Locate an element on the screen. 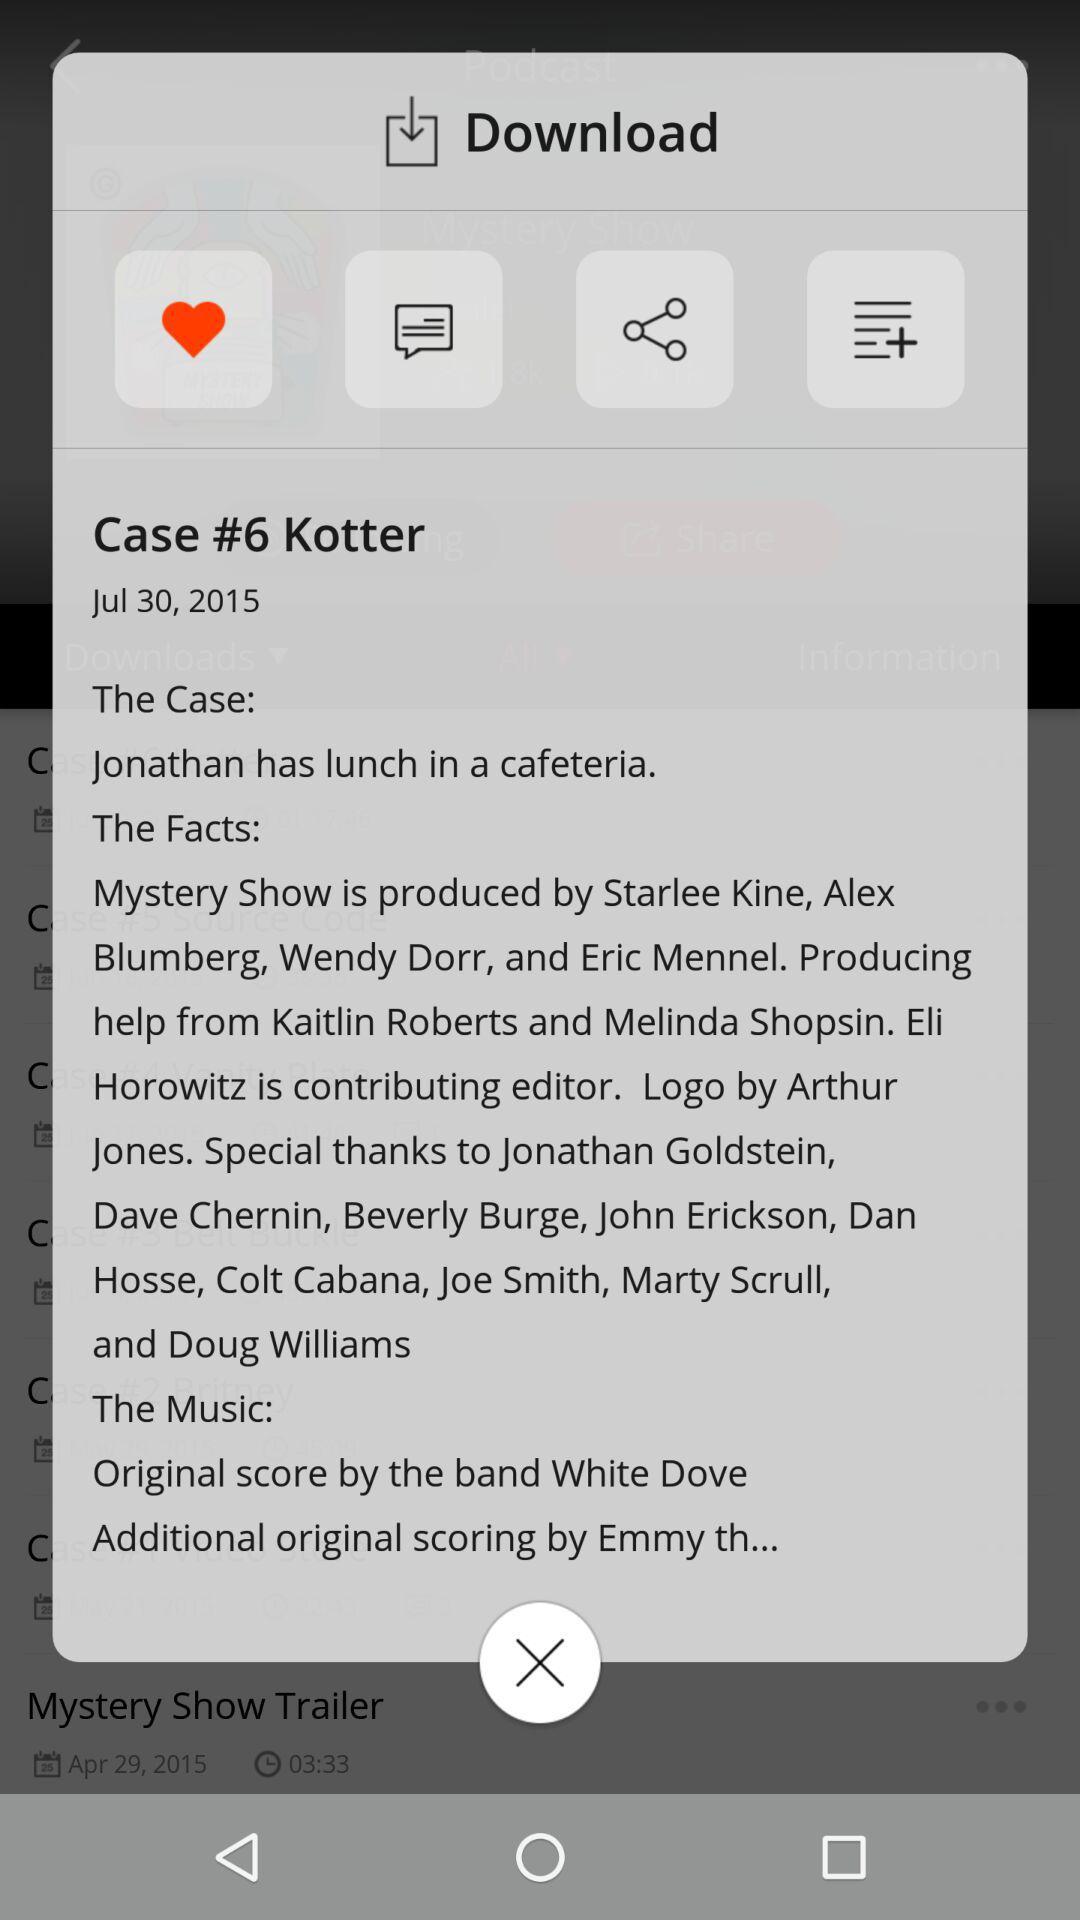 The height and width of the screenshot is (1920, 1080). a comment is located at coordinates (422, 329).